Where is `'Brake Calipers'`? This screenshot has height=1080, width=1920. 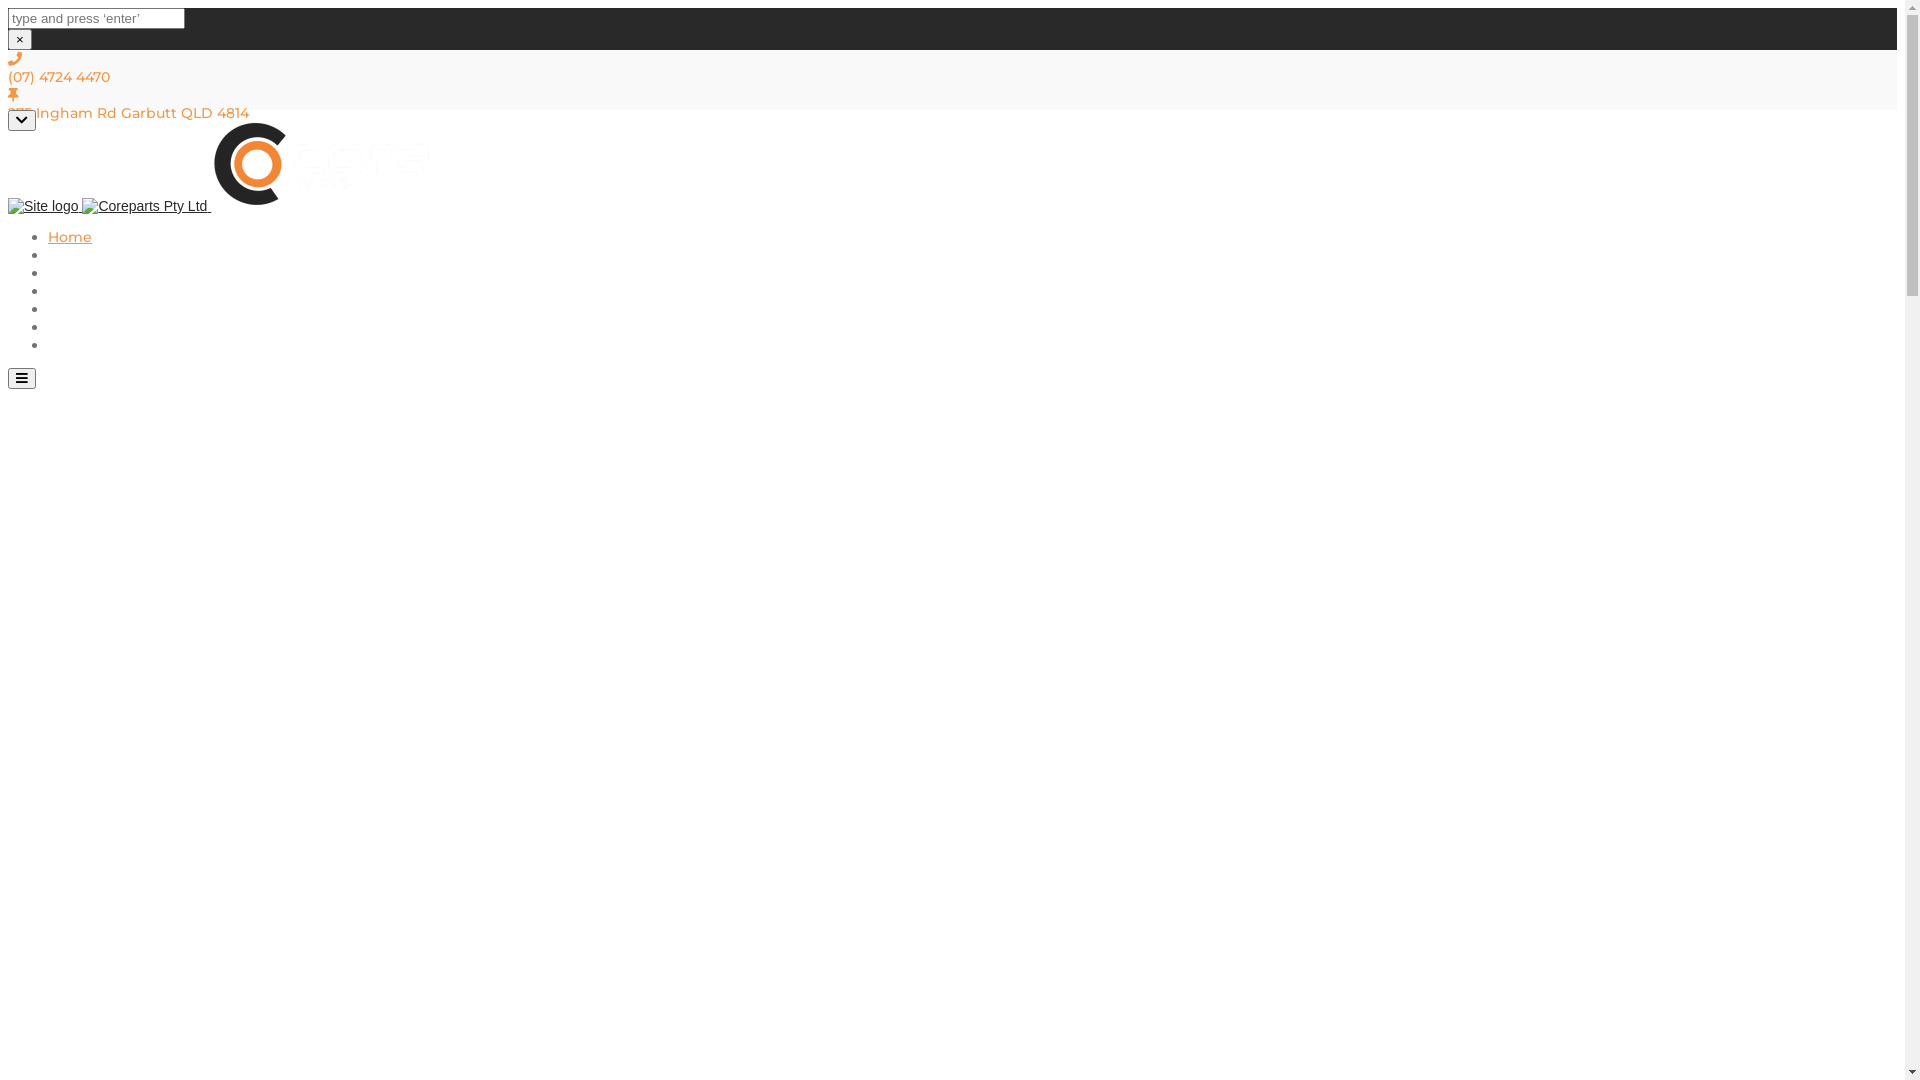 'Brake Calipers' is located at coordinates (99, 290).